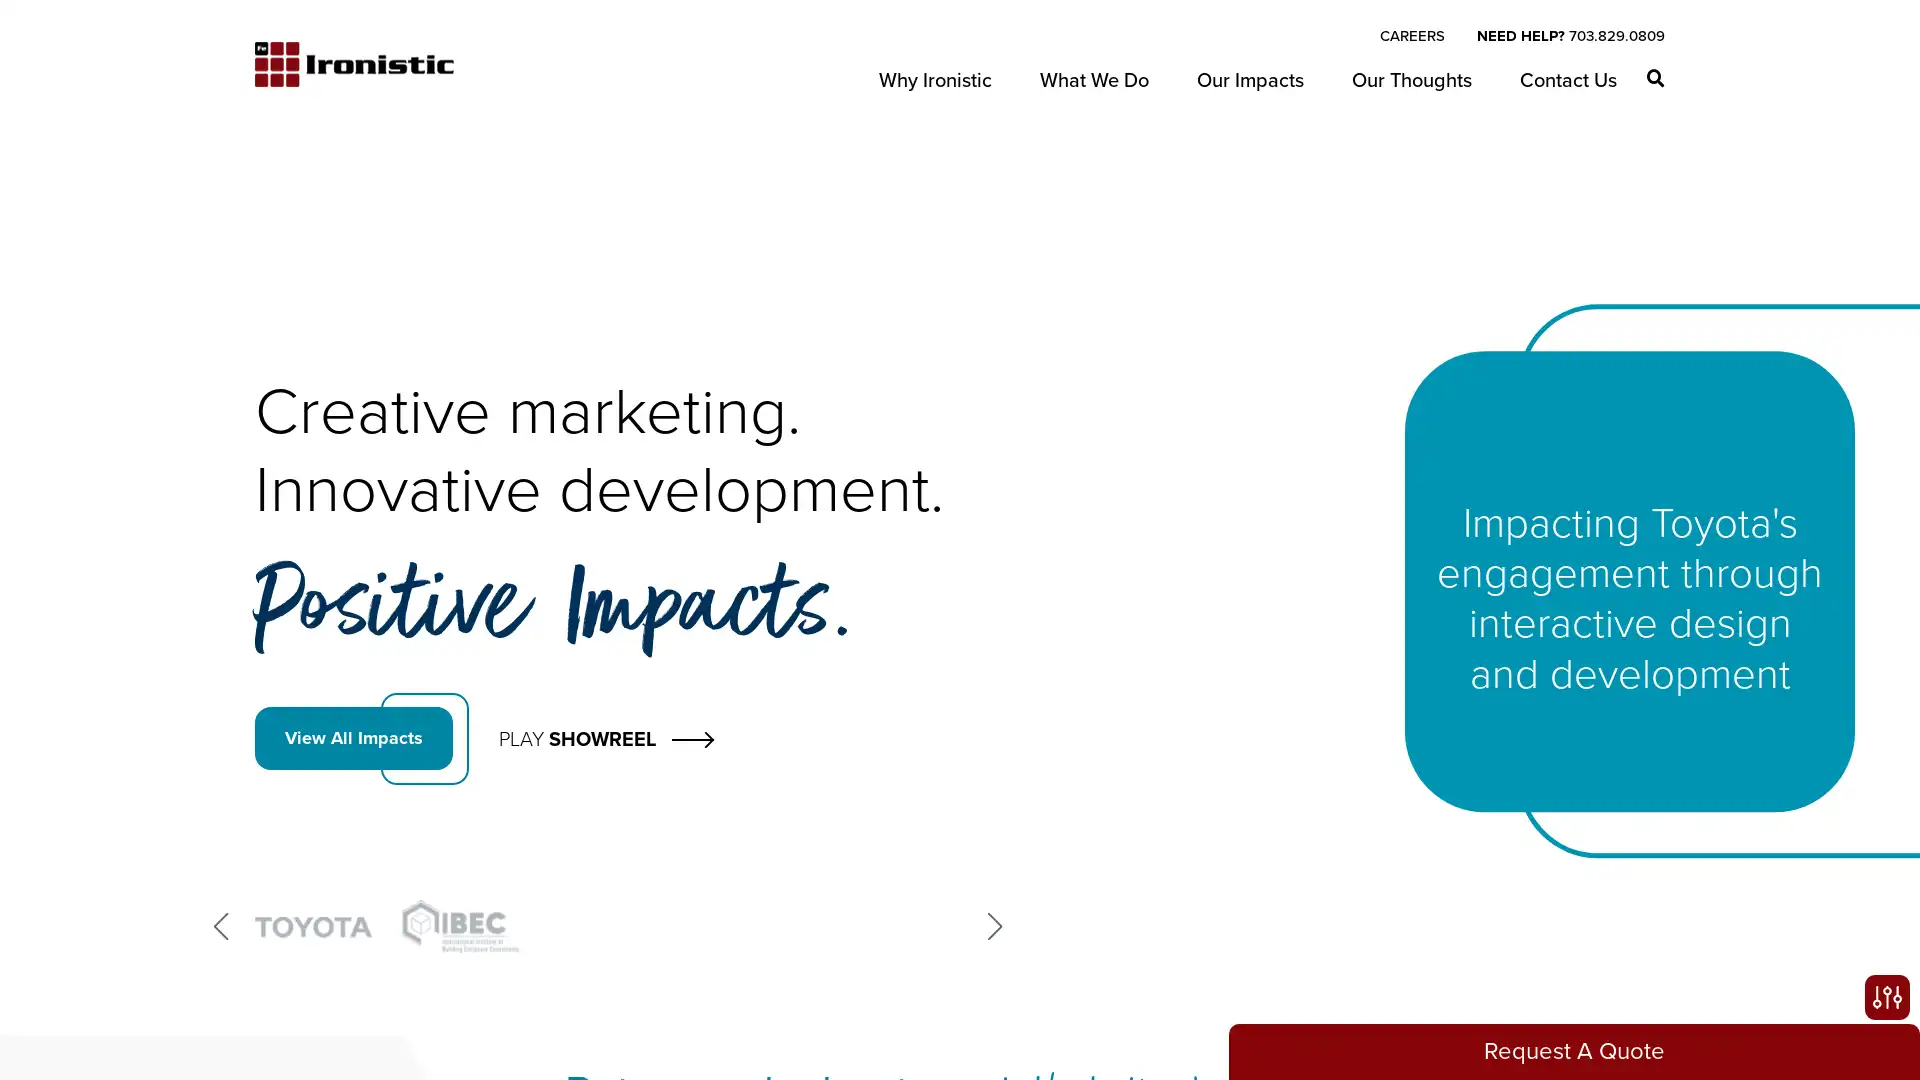  What do you see at coordinates (220, 925) in the screenshot?
I see `Previous slide` at bounding box center [220, 925].